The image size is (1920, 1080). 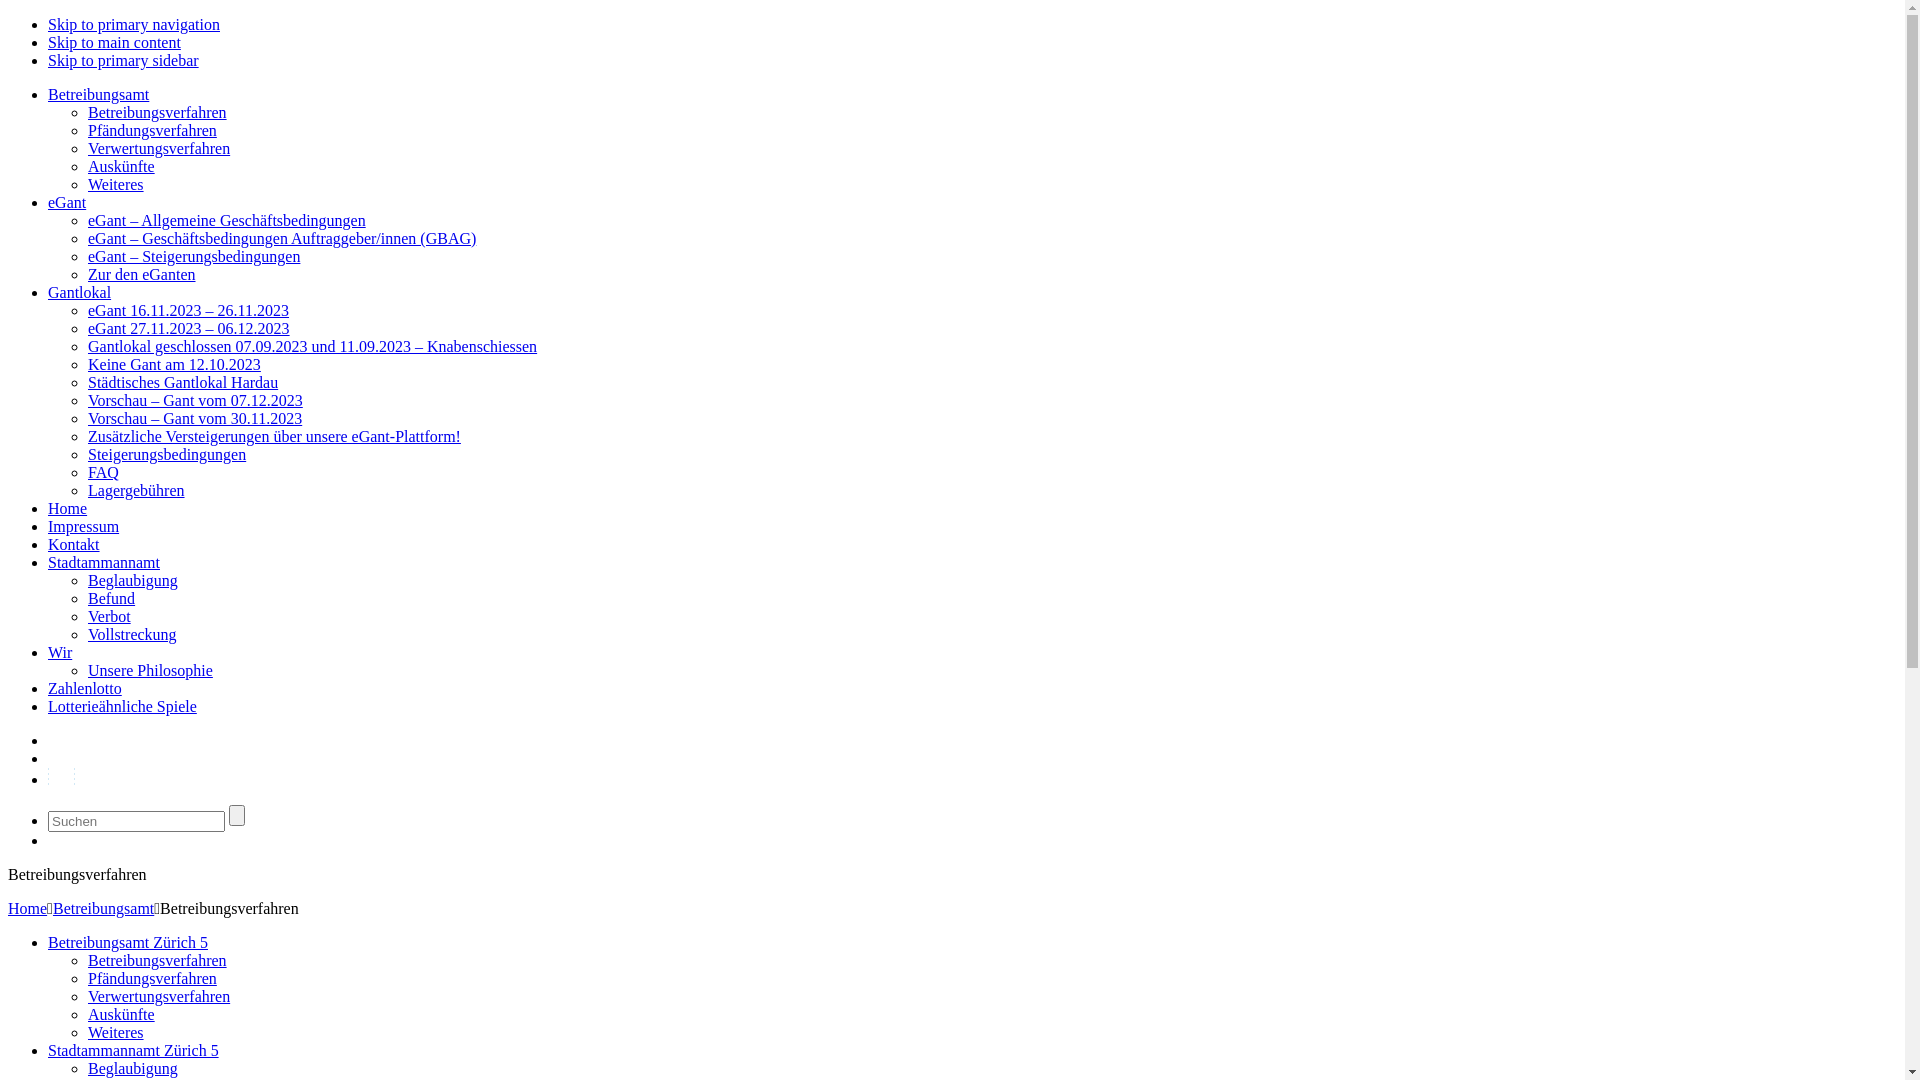 I want to click on 'Skip to primary sidebar', so click(x=122, y=59).